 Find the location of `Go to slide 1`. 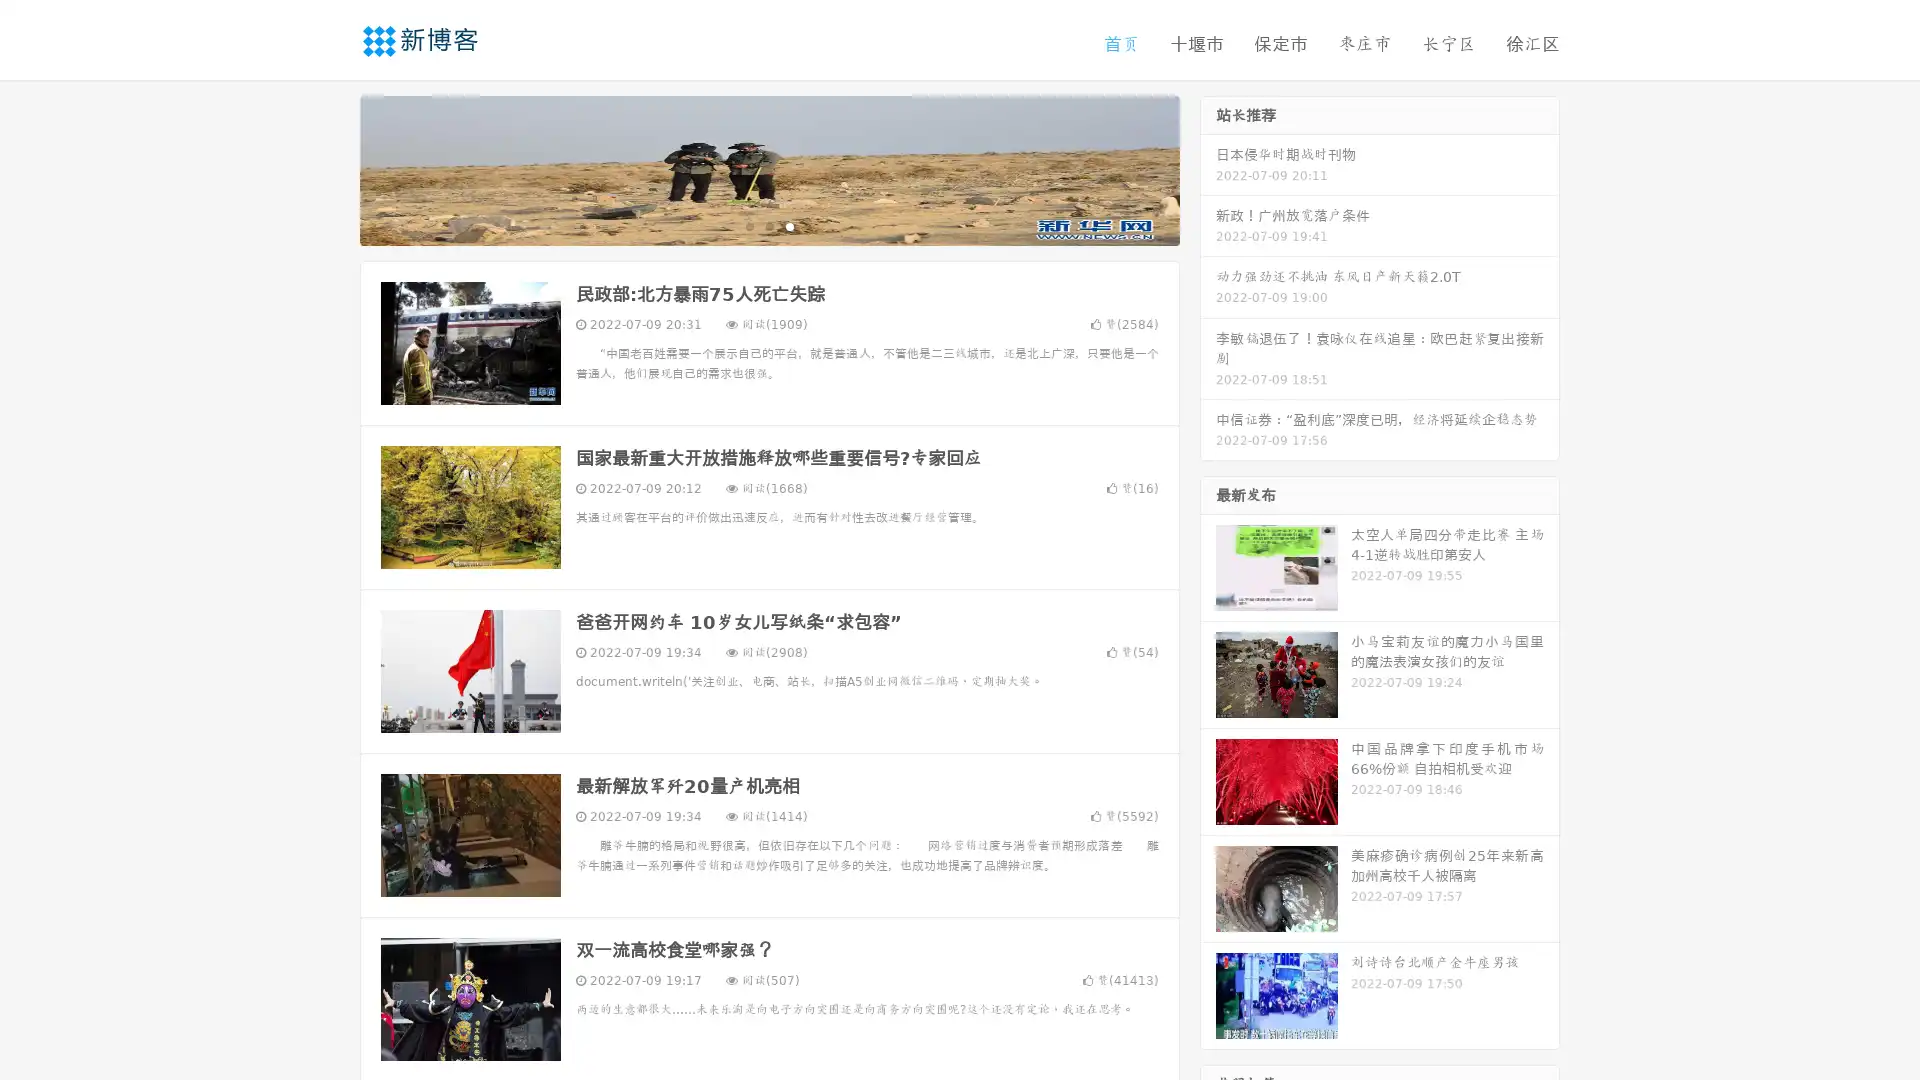

Go to slide 1 is located at coordinates (748, 225).